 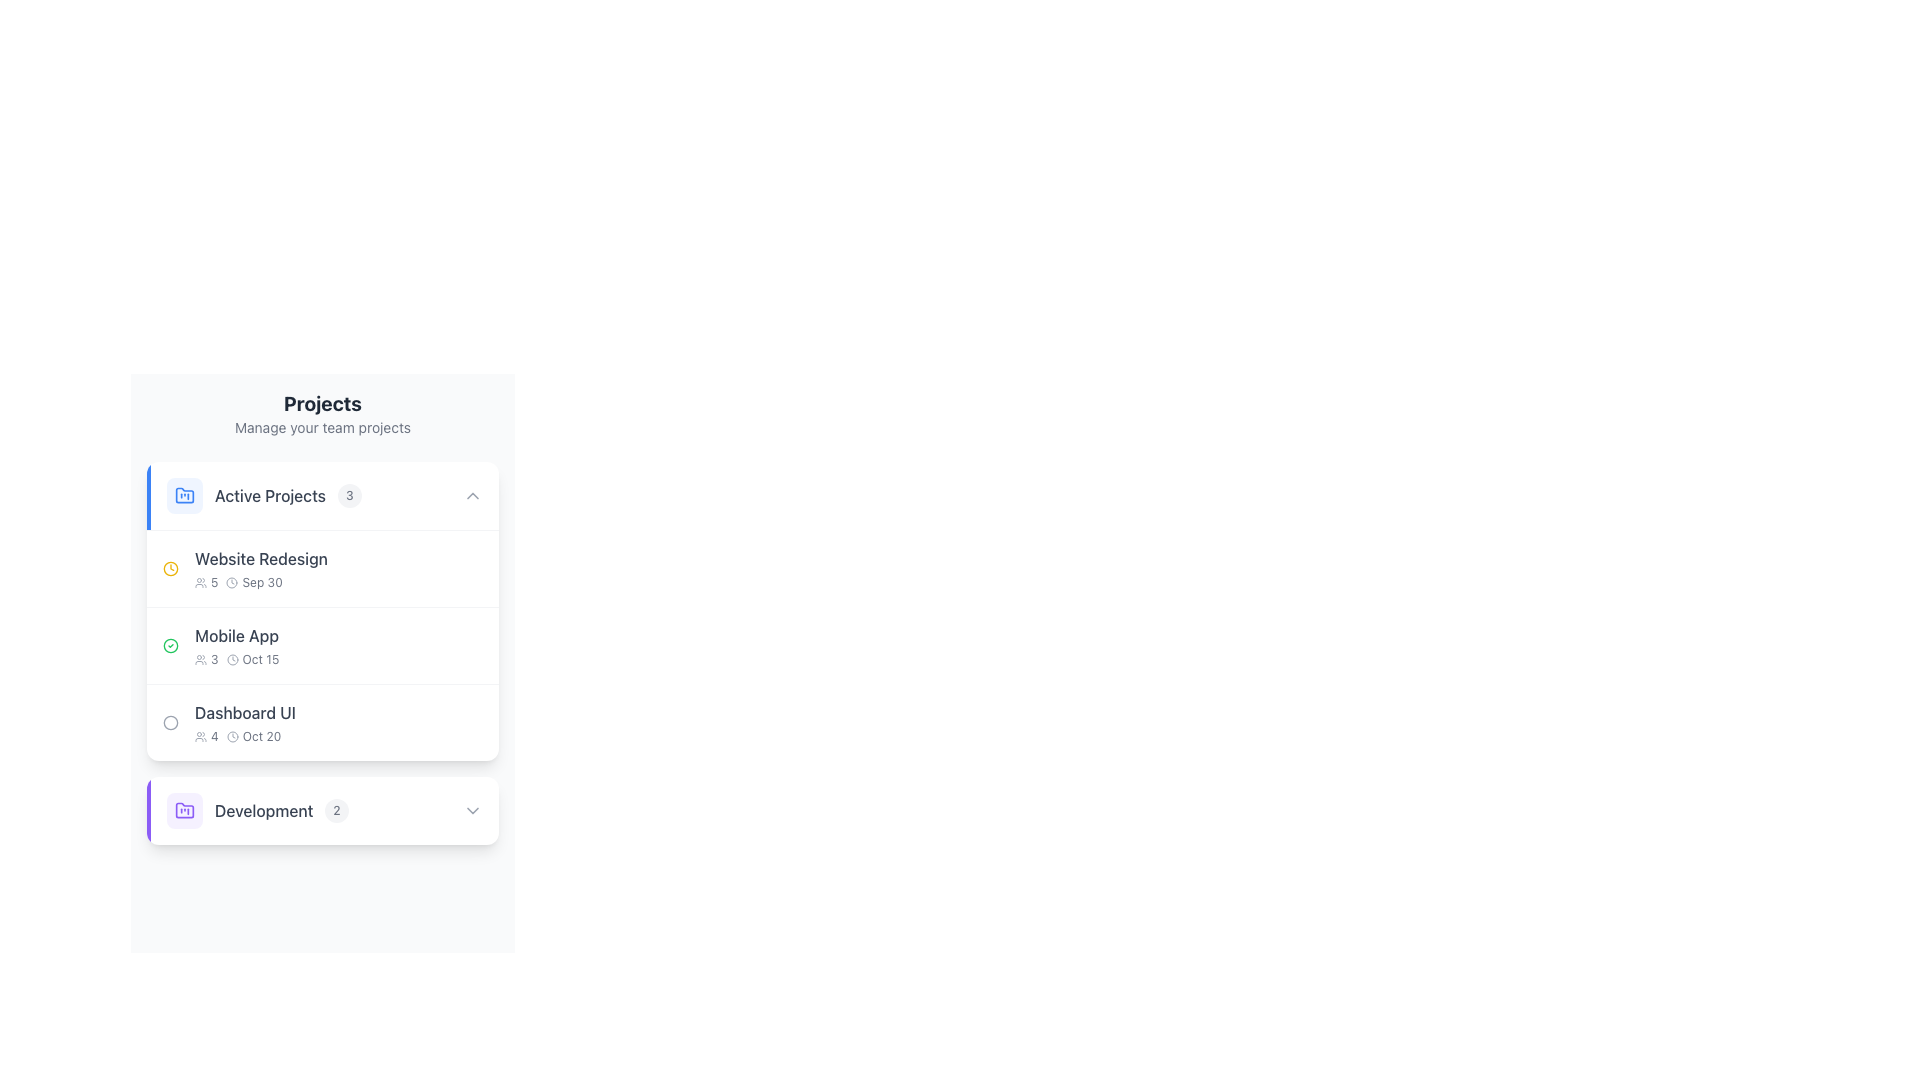 I want to click on the 'Active Projects' text label, which is styled in a medium-weight gray font and is positioned adjacent to a folder icon and a numeric badge displaying '3', so click(x=269, y=495).